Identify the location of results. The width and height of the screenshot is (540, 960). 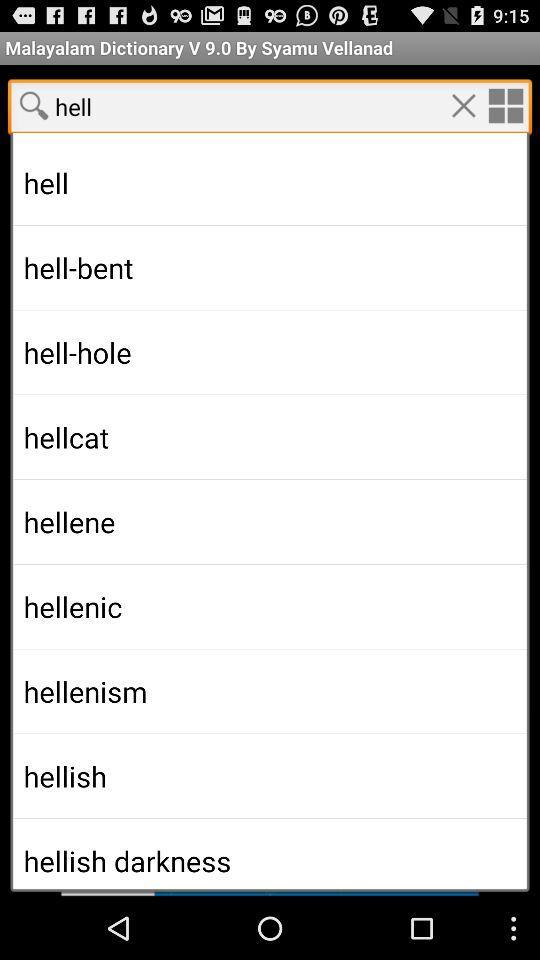
(270, 490).